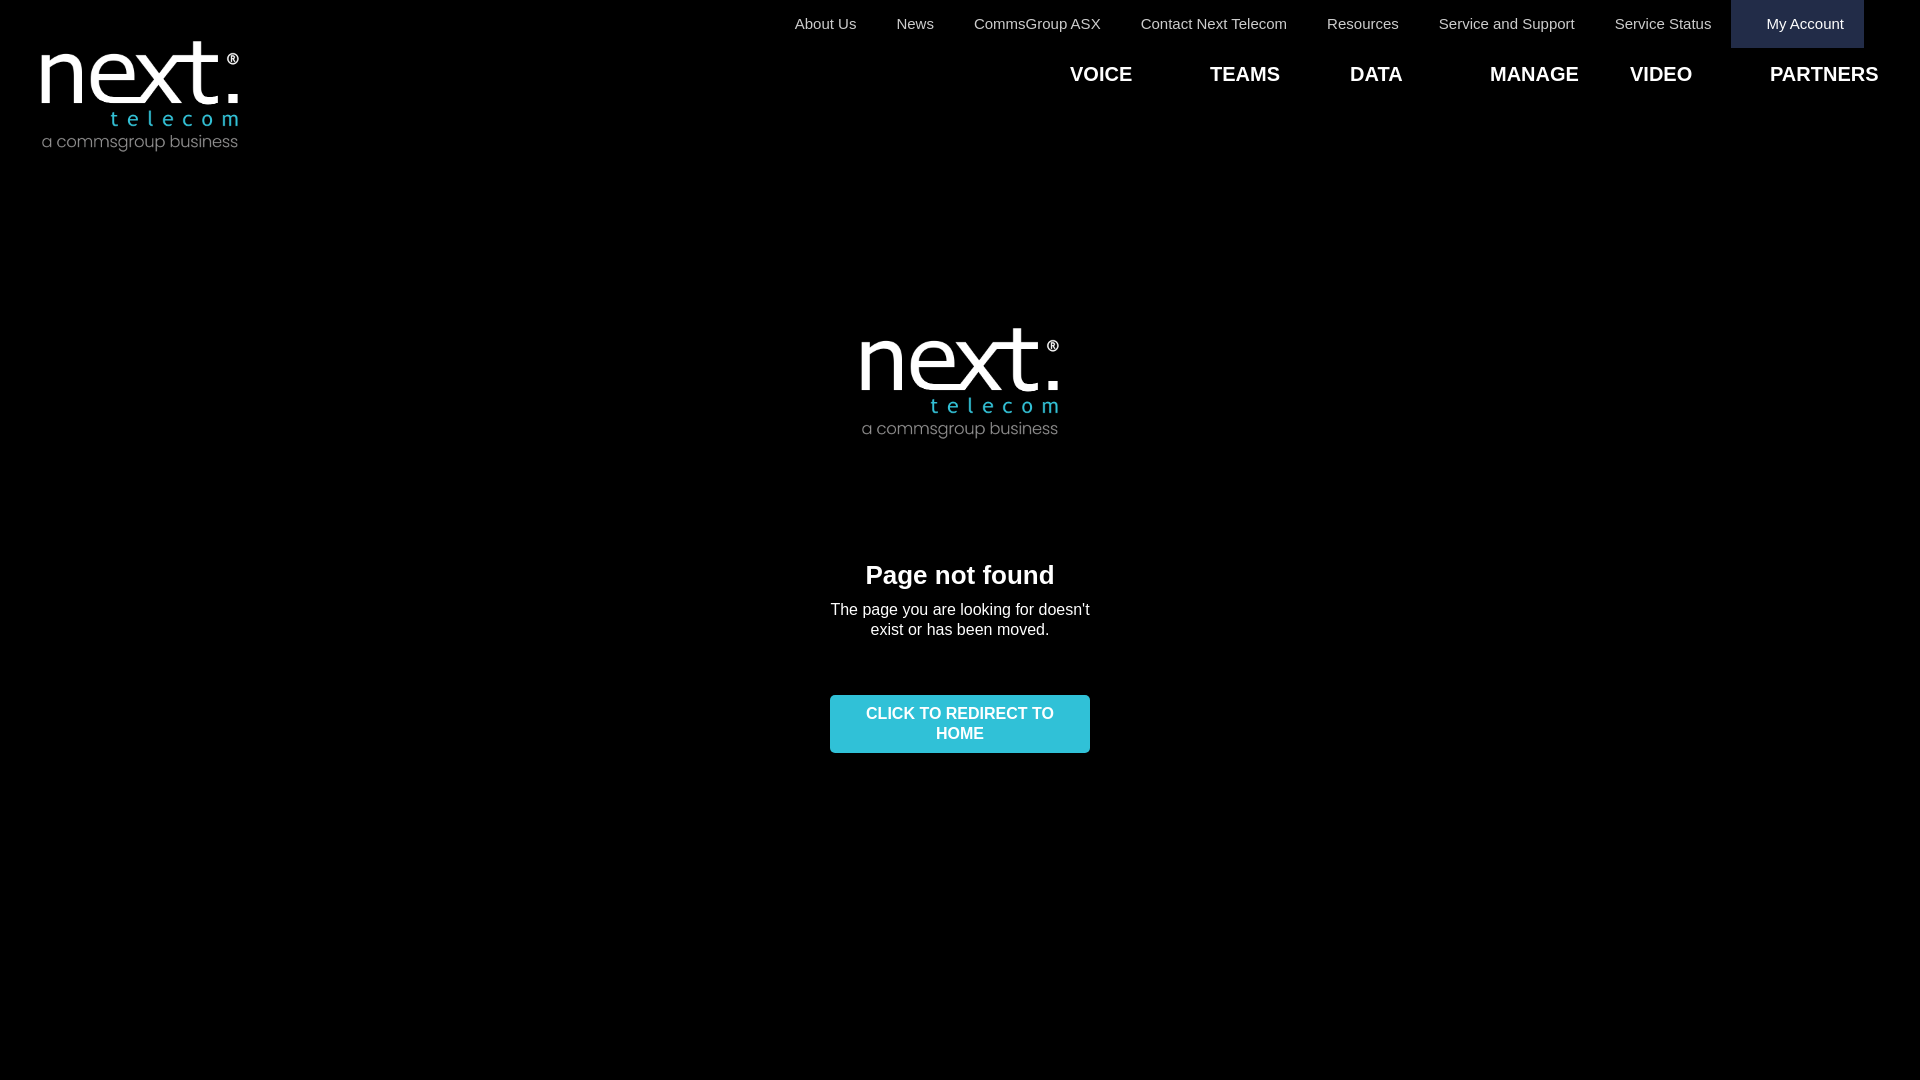  What do you see at coordinates (1419, 75) in the screenshot?
I see `'DATA'` at bounding box center [1419, 75].